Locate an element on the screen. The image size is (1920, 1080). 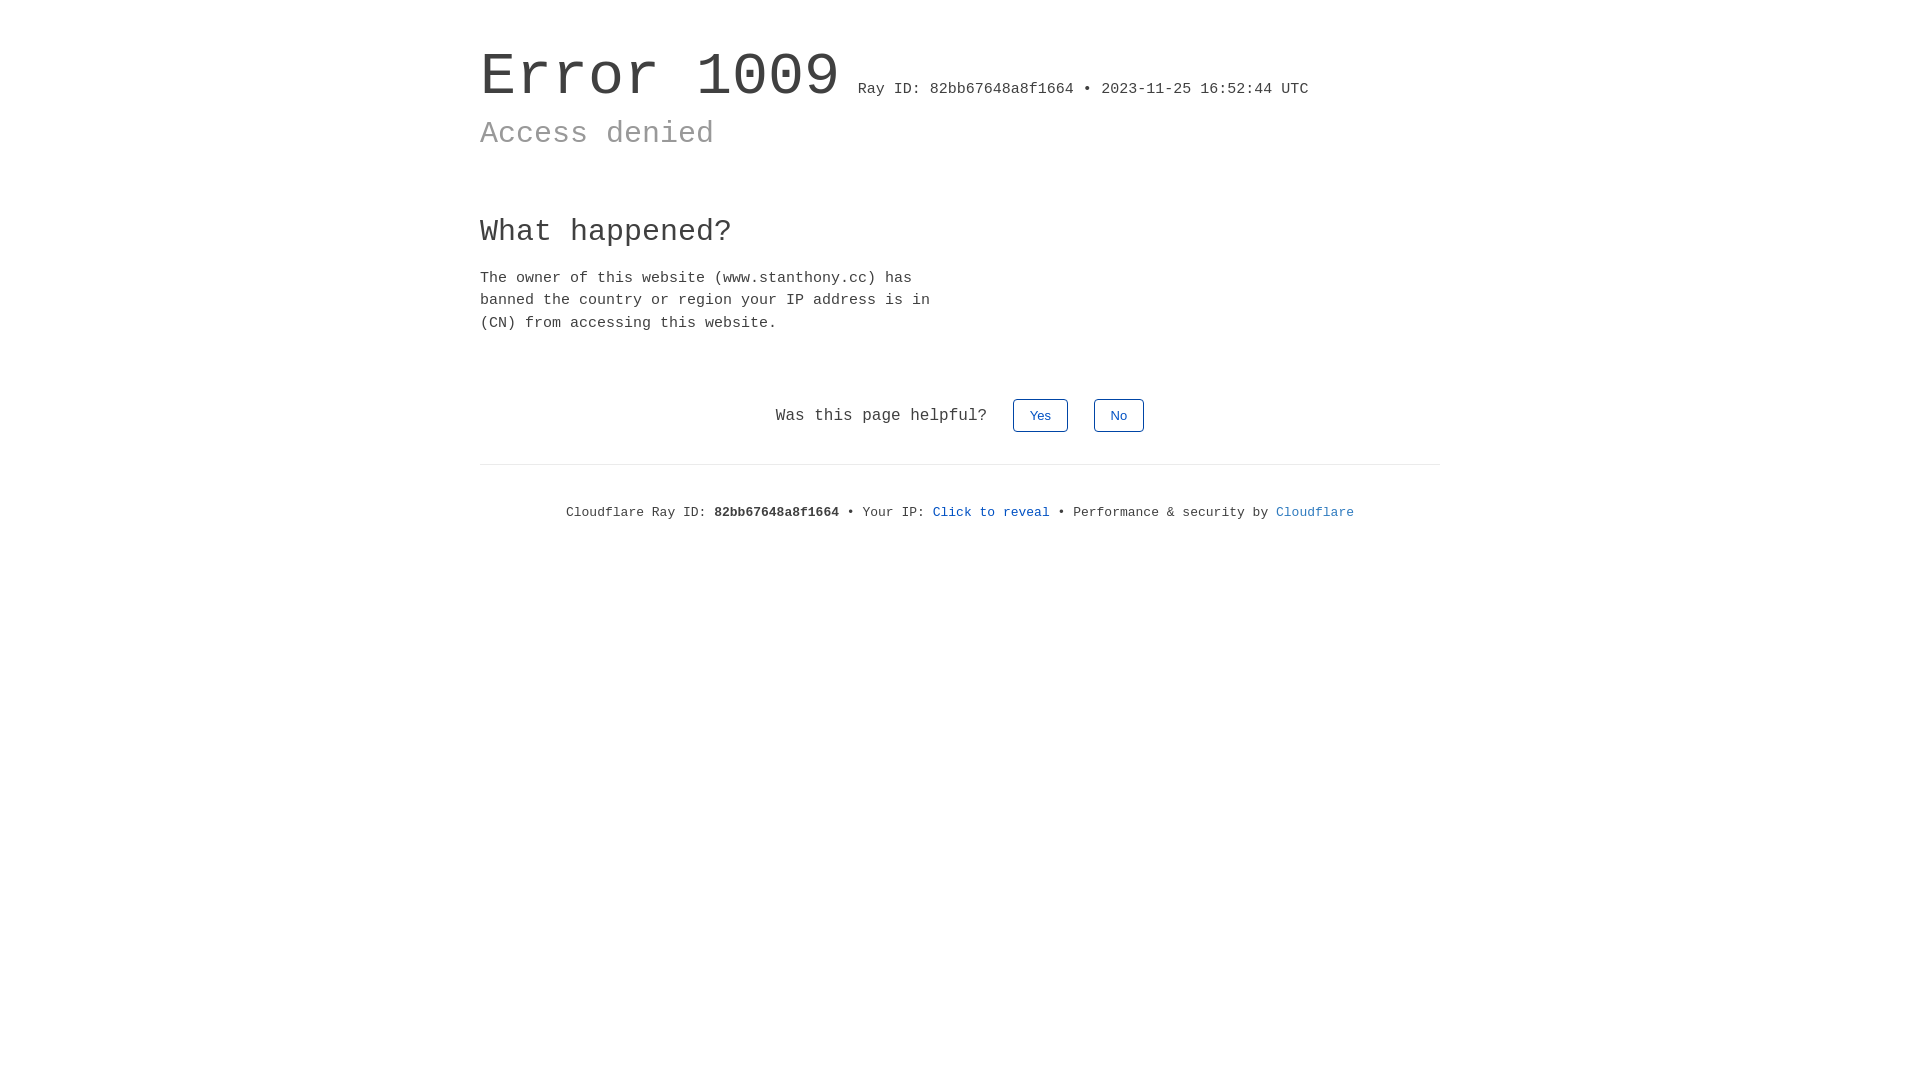
'Yes' is located at coordinates (1040, 414).